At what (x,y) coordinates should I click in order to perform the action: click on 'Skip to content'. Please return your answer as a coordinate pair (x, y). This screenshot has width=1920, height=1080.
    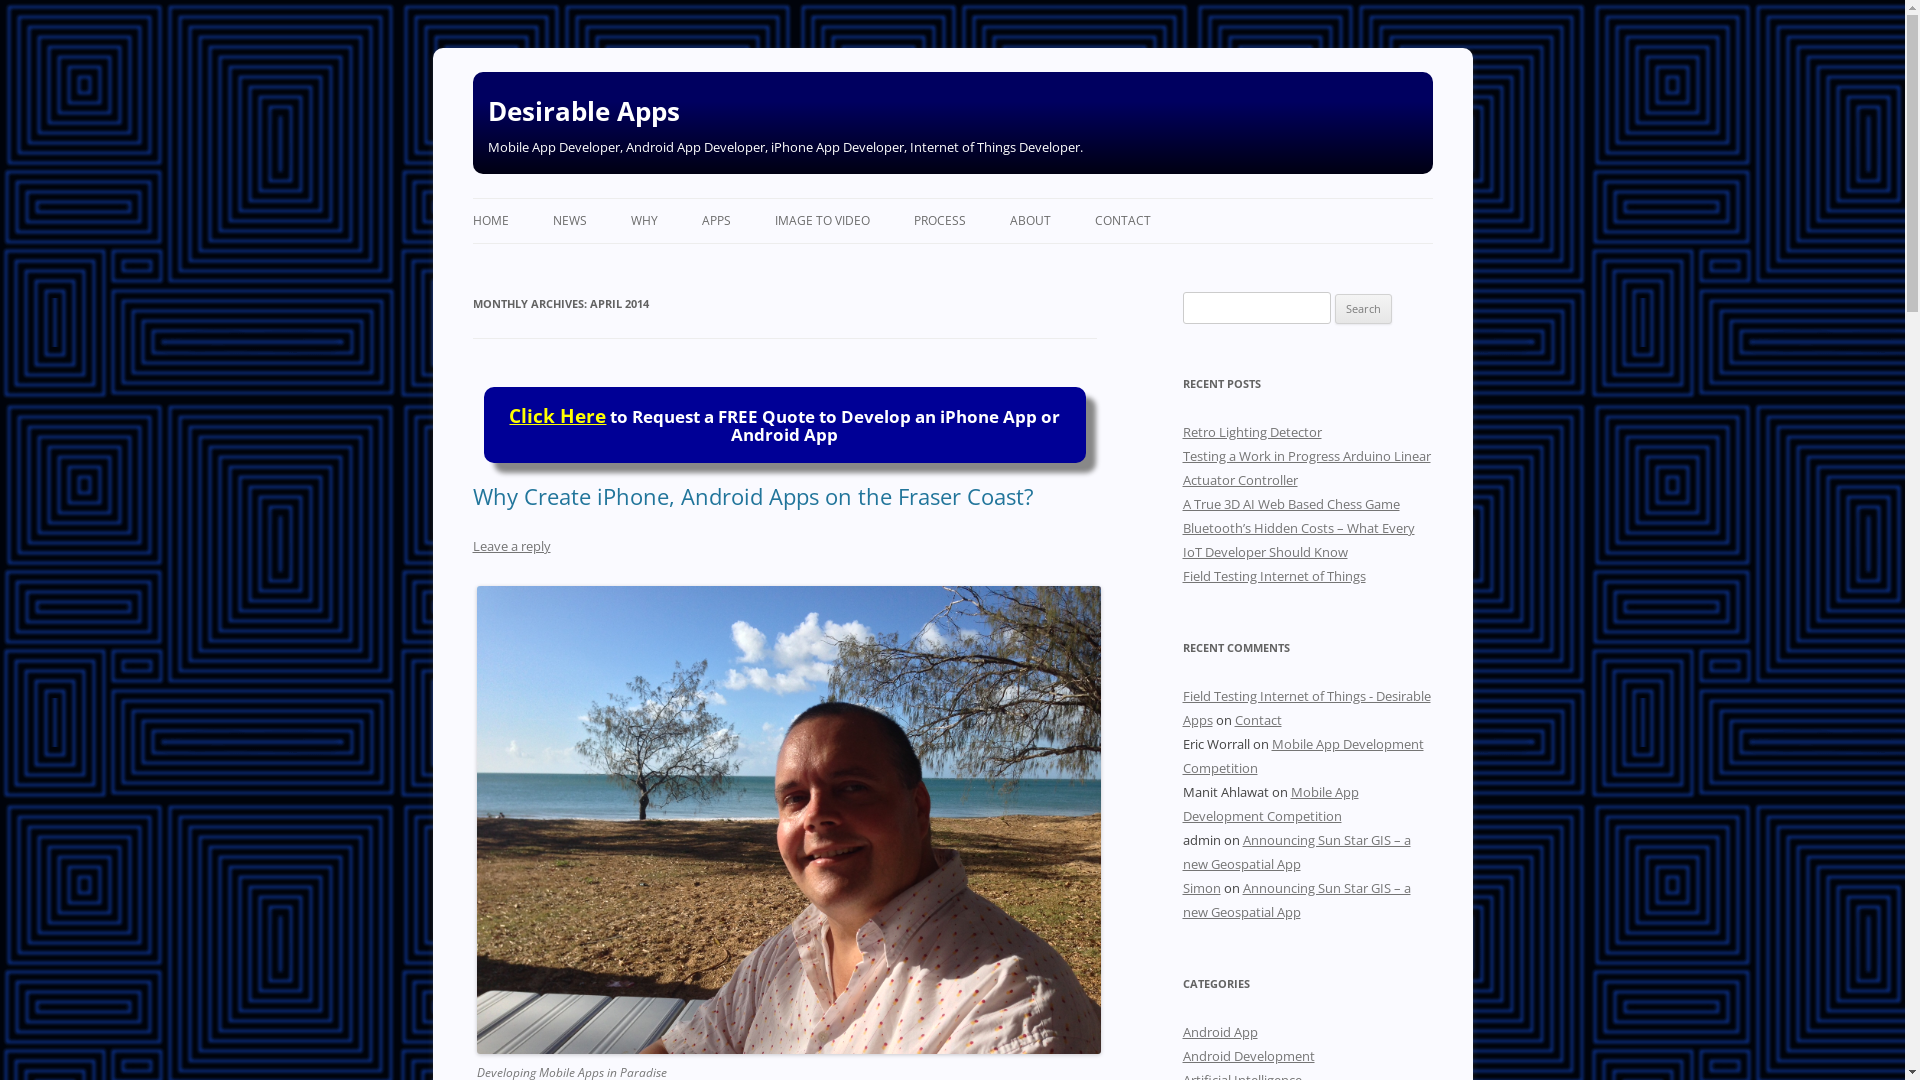
    Looking at the image, I should click on (950, 198).